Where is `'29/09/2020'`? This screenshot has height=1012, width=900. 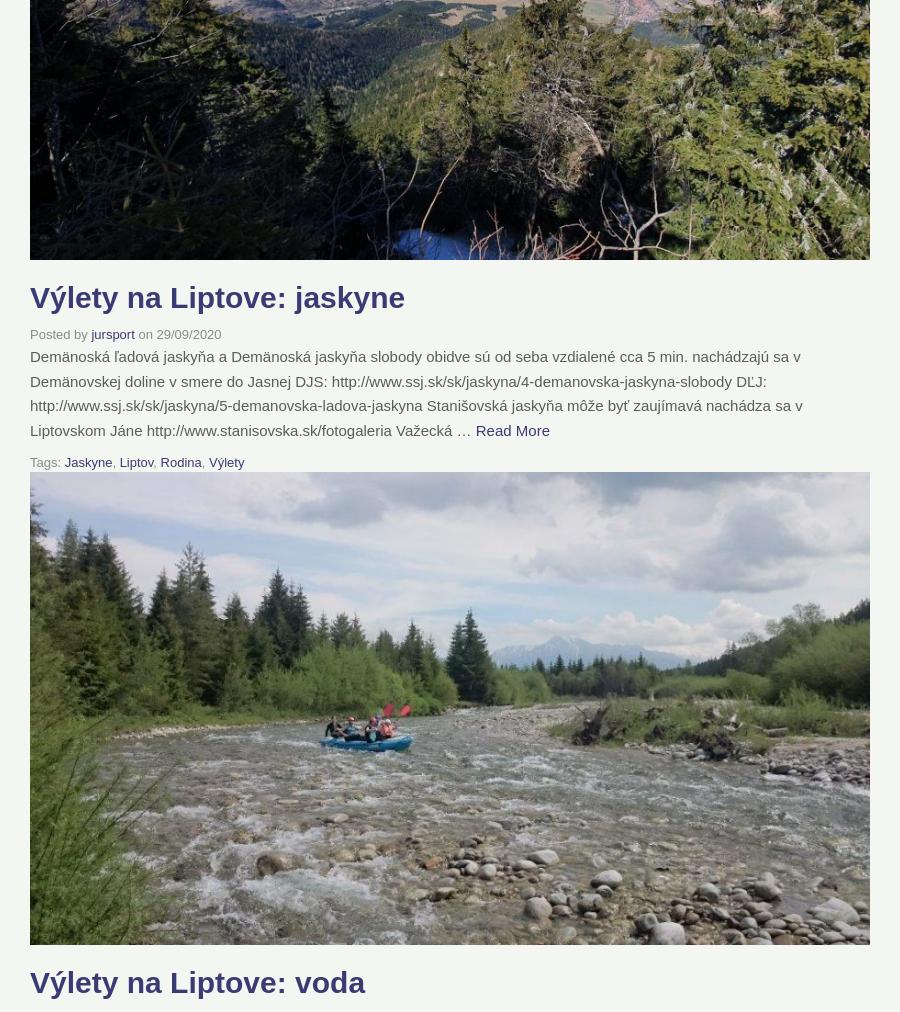 '29/09/2020' is located at coordinates (188, 333).